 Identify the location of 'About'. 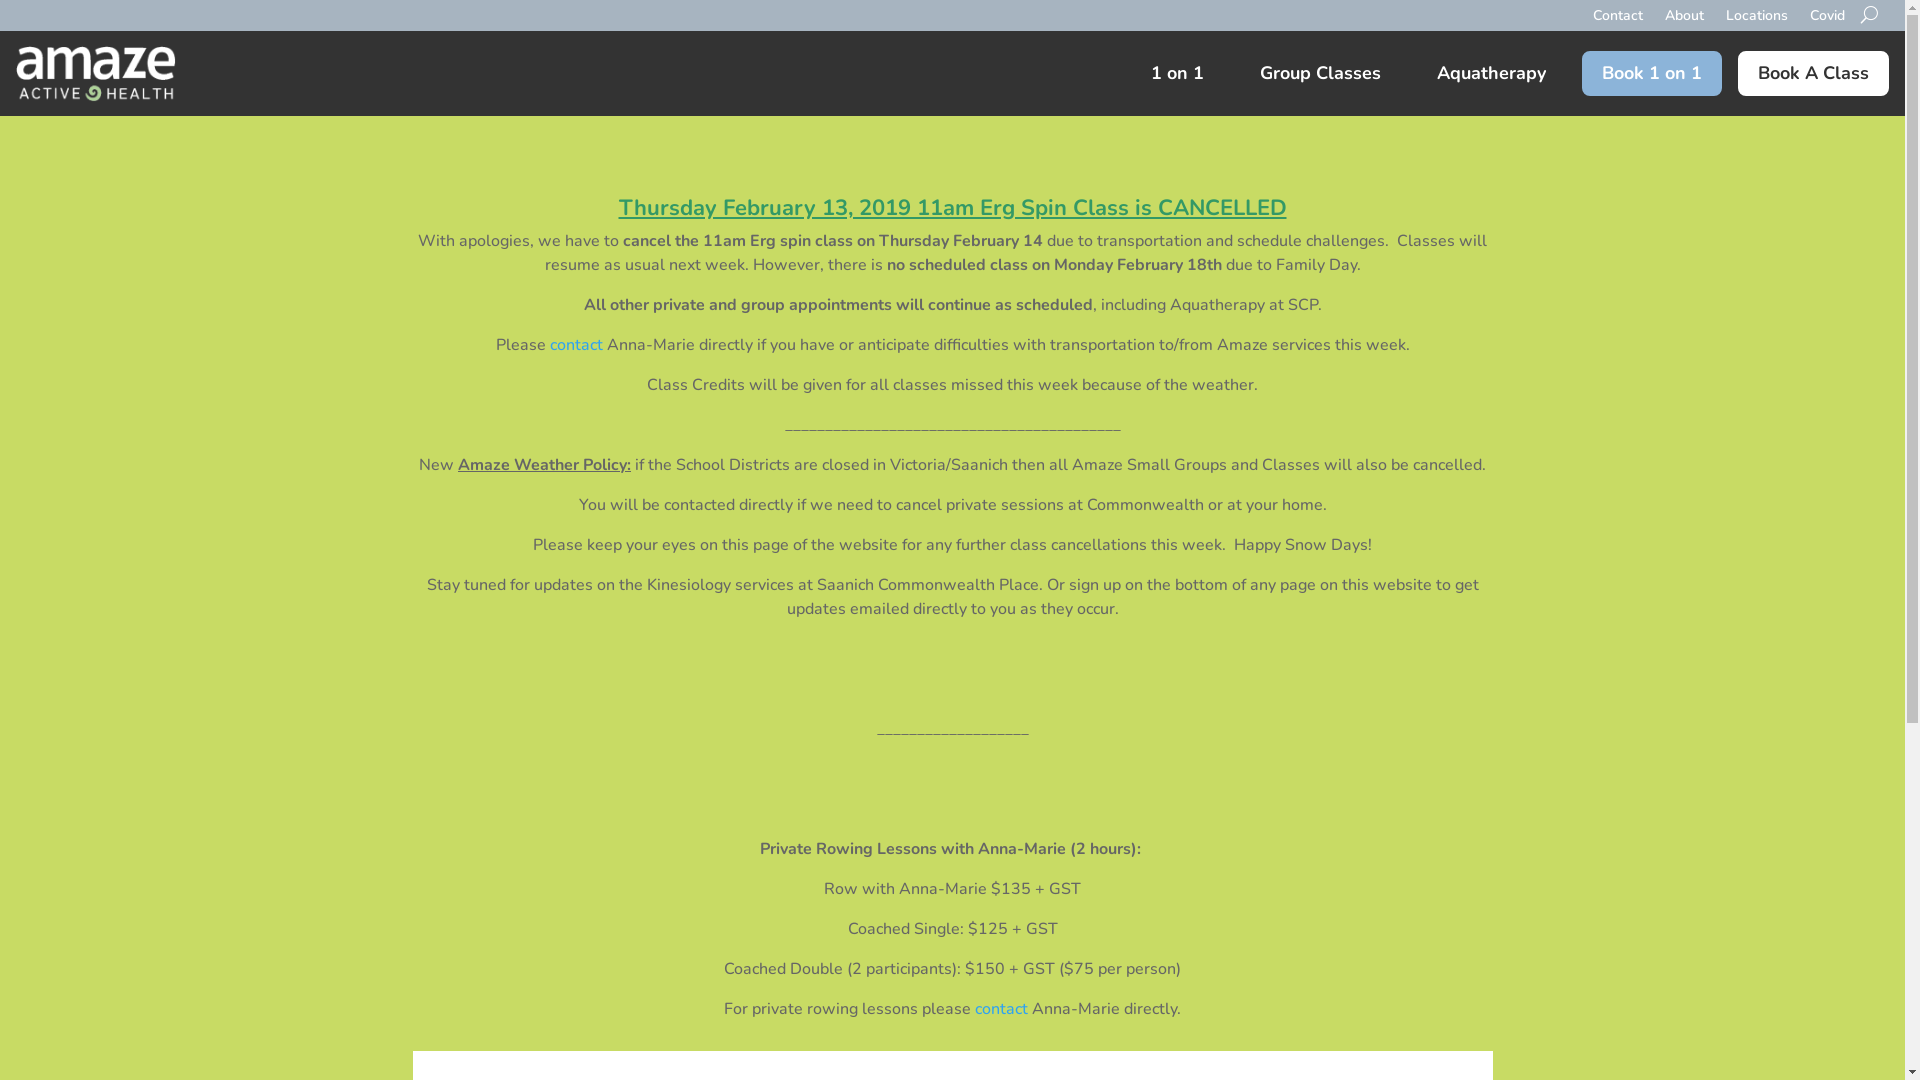
(1665, 30).